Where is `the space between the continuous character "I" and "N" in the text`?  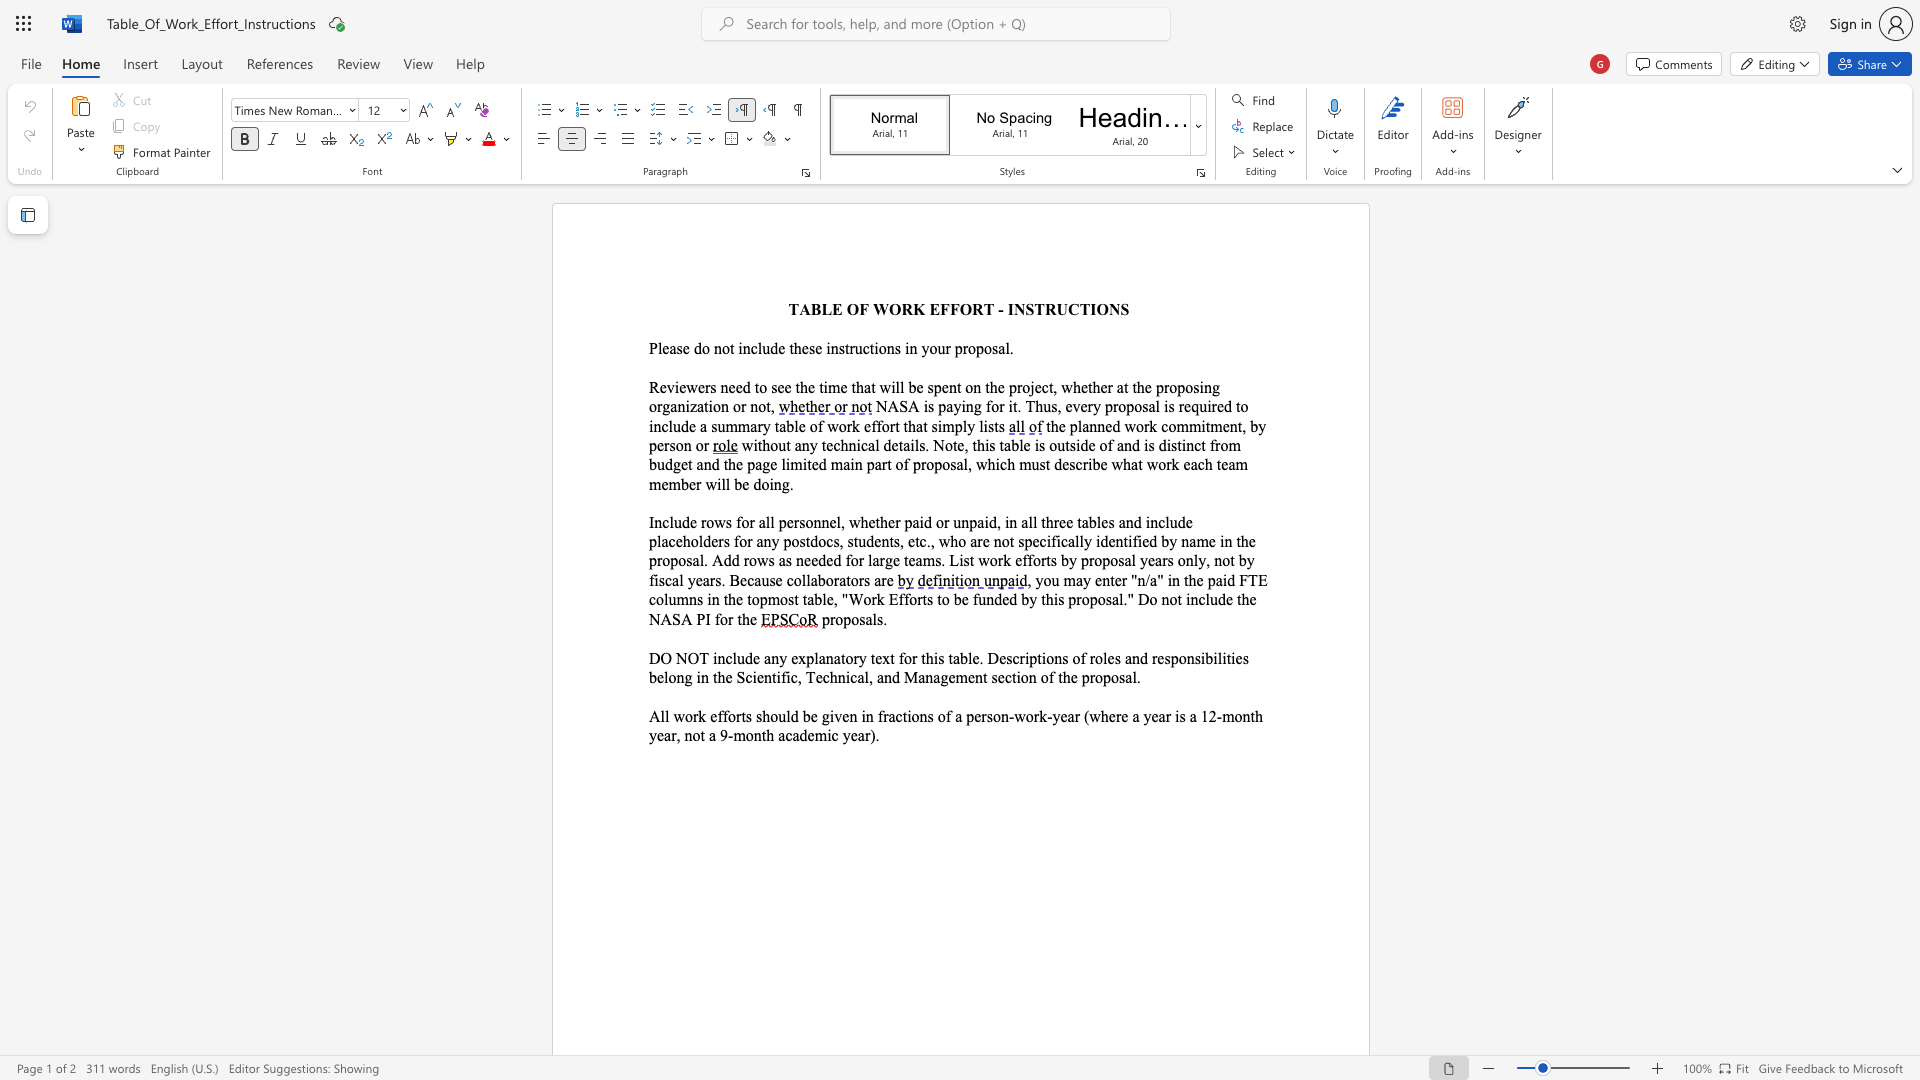
the space between the continuous character "I" and "N" in the text is located at coordinates (1015, 309).